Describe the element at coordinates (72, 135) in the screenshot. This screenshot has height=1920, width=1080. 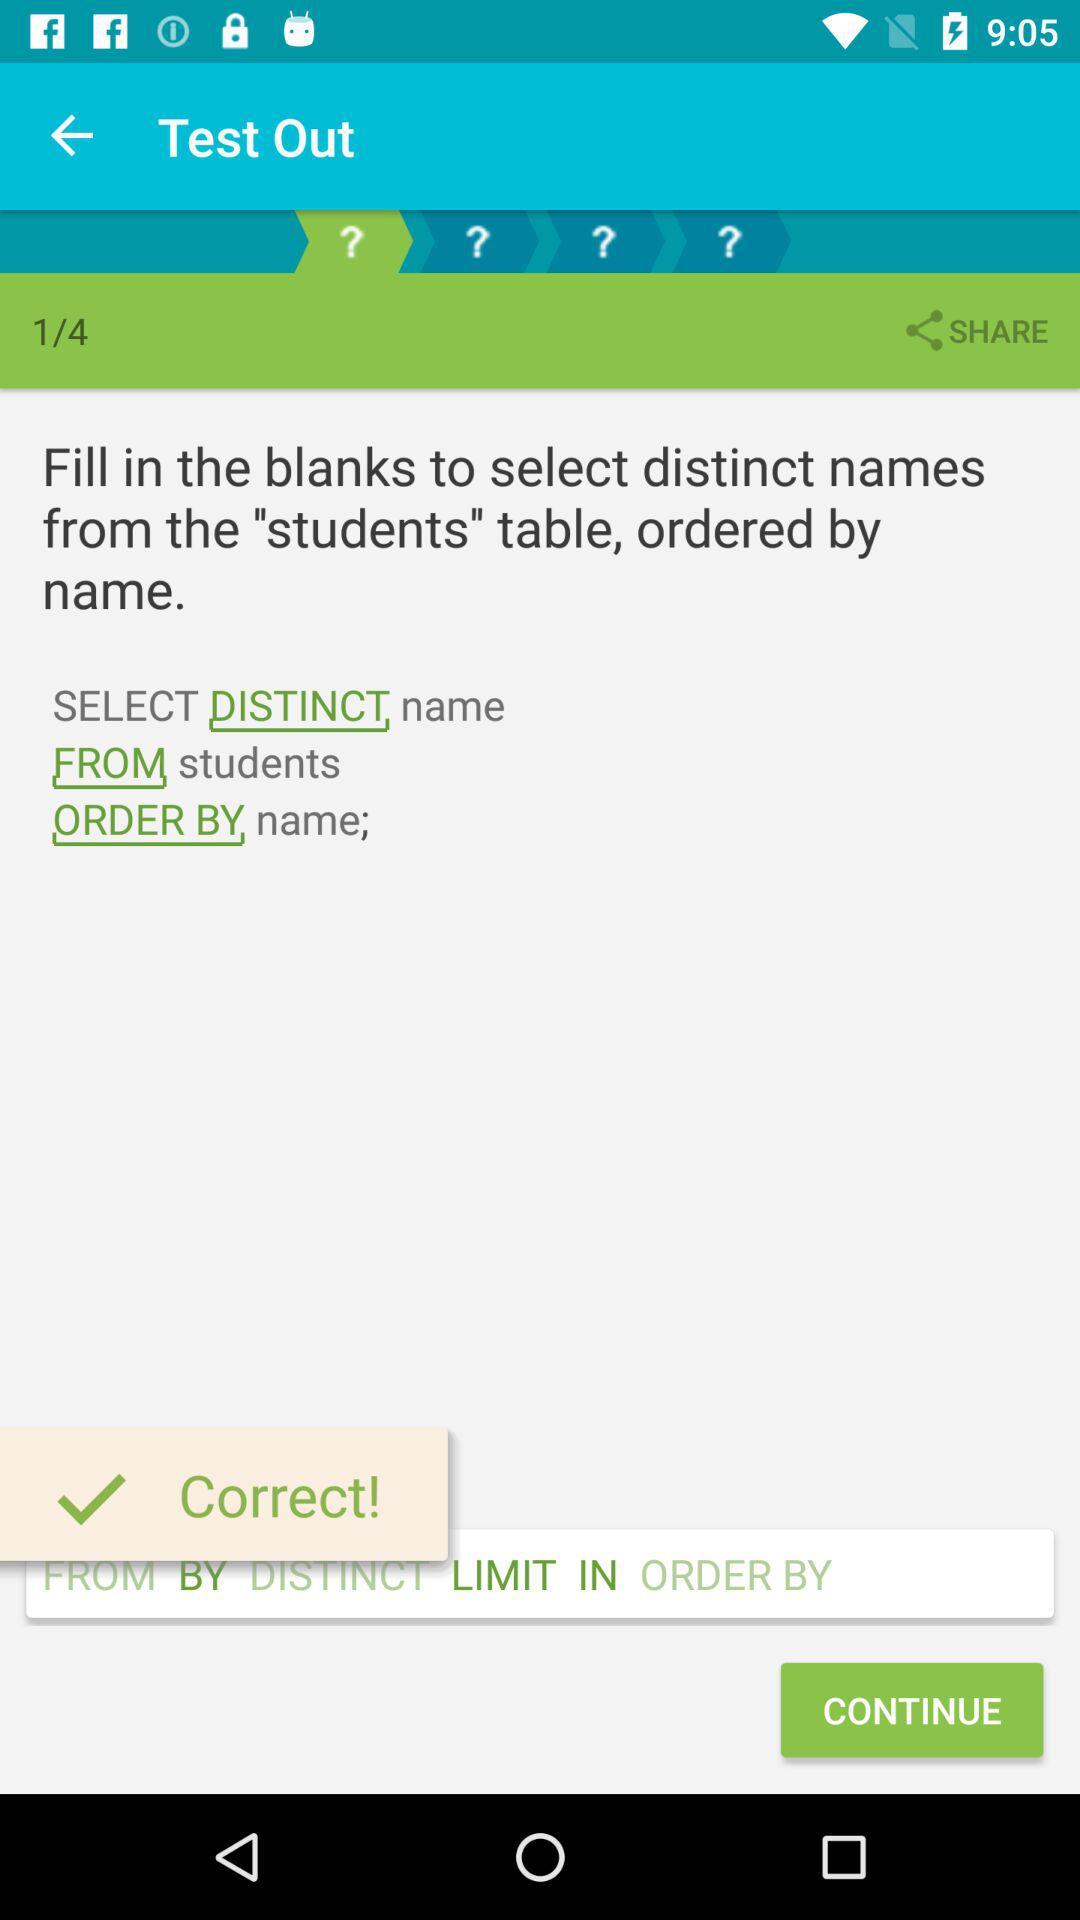
I see `the item above the 1/4 item` at that location.